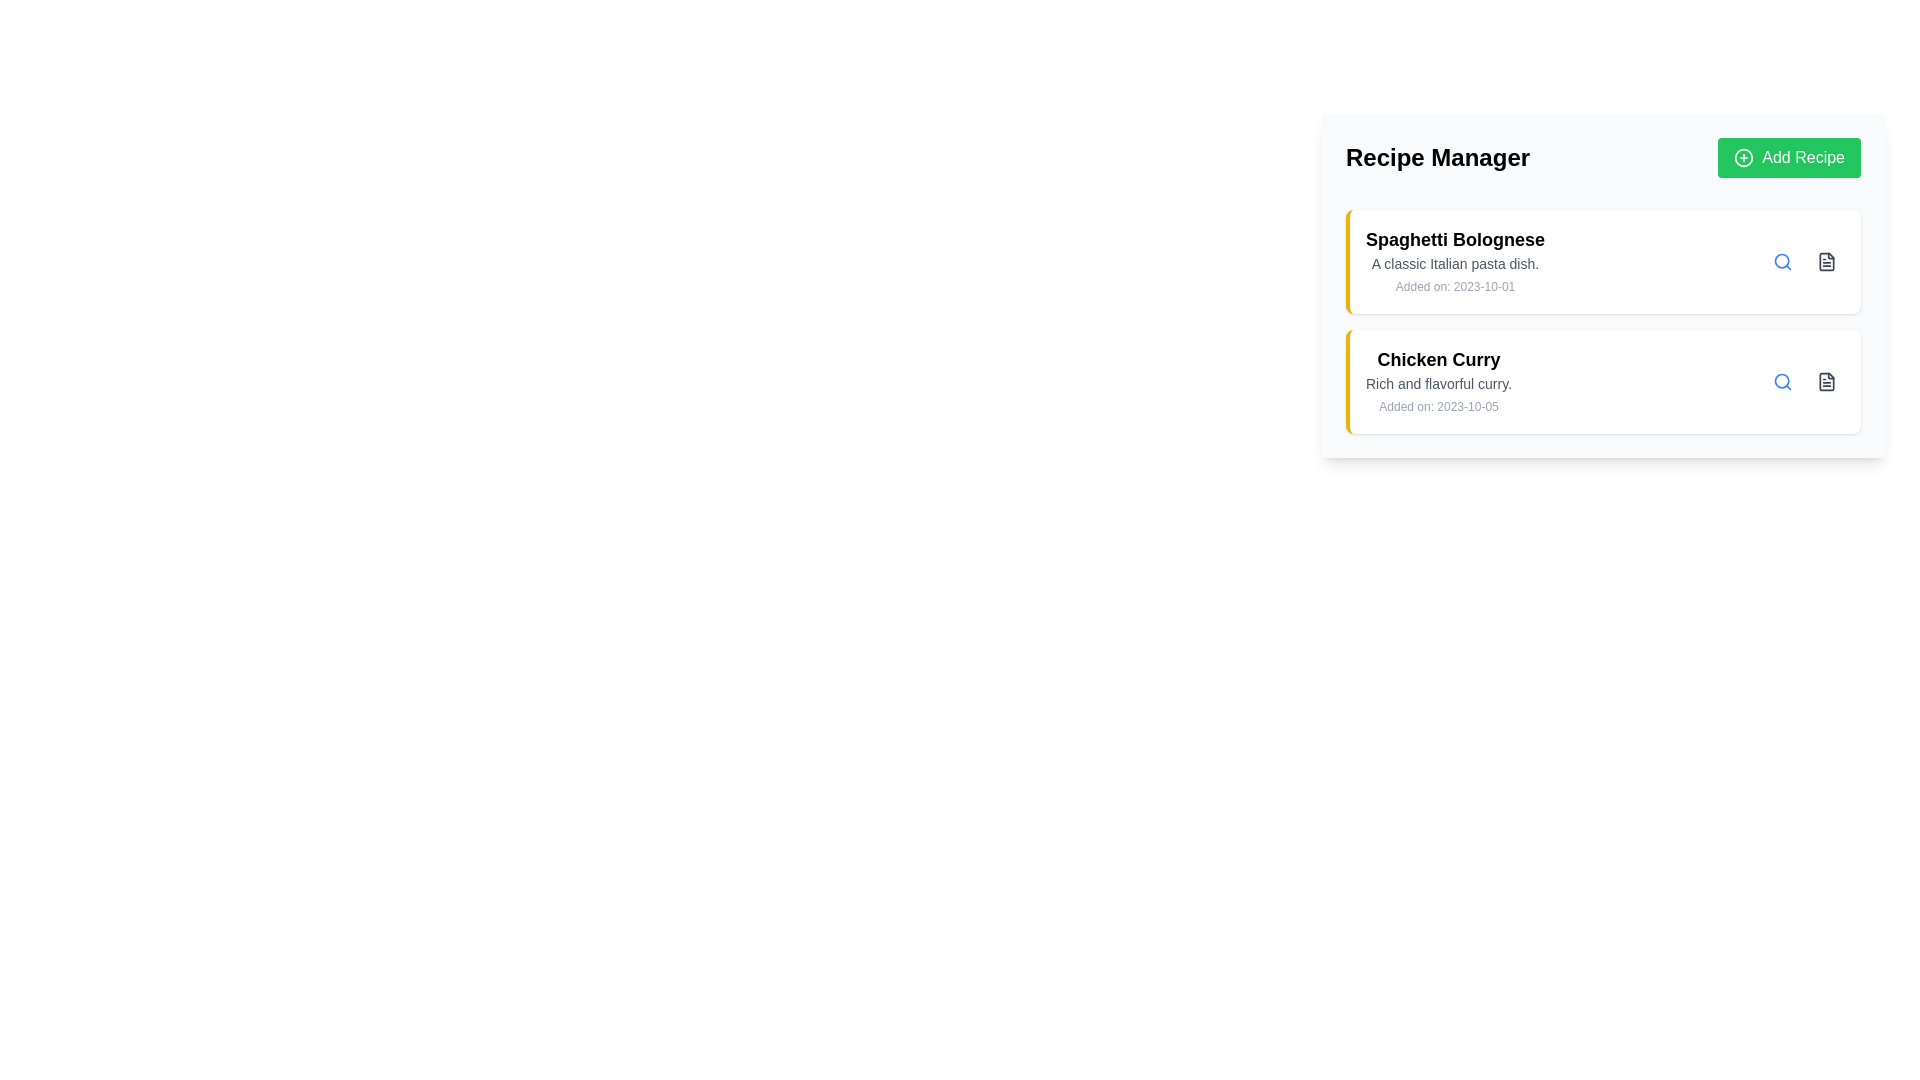 Image resolution: width=1920 pixels, height=1080 pixels. What do you see at coordinates (1782, 260) in the screenshot?
I see `the decorative circle element that is part of the search icon in the top-right section of the 'Chicken Curry' entry in the recipe list` at bounding box center [1782, 260].